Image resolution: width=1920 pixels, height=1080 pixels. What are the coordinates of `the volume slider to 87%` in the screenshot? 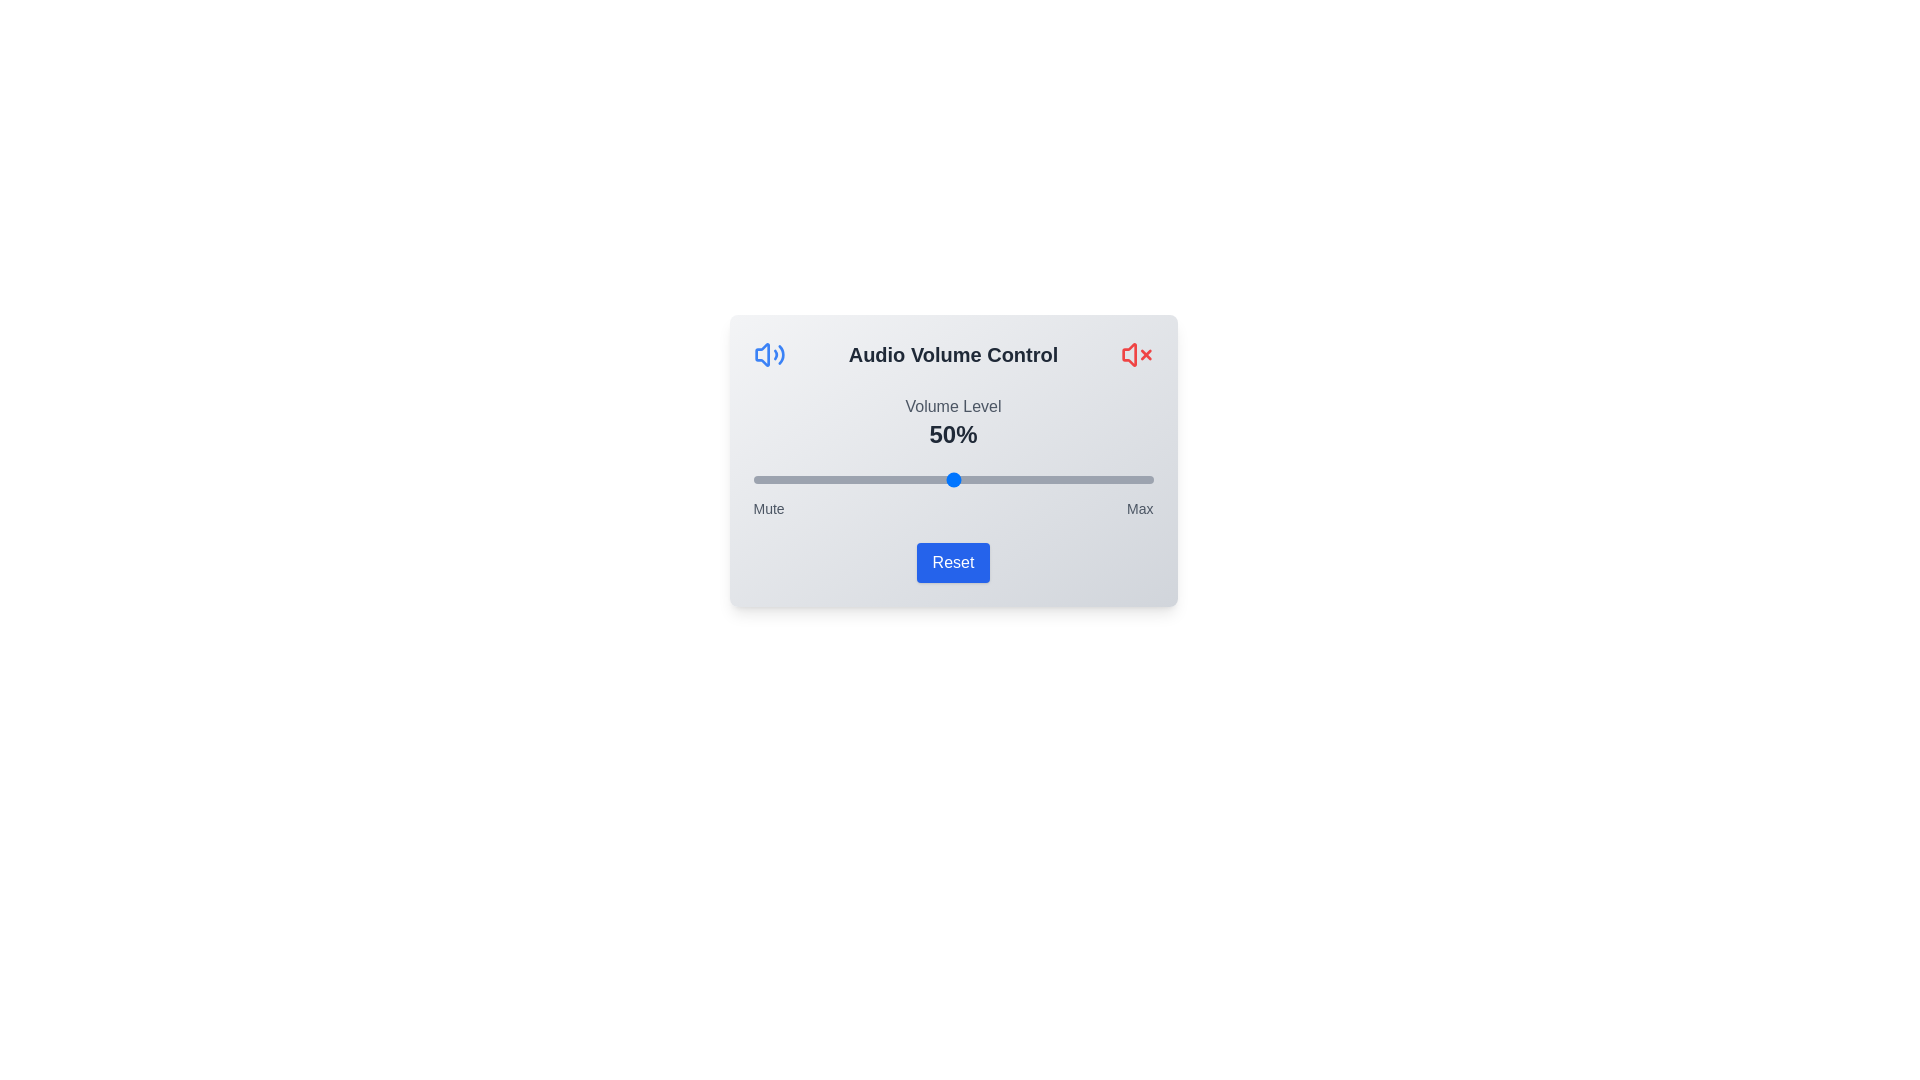 It's located at (1100, 479).